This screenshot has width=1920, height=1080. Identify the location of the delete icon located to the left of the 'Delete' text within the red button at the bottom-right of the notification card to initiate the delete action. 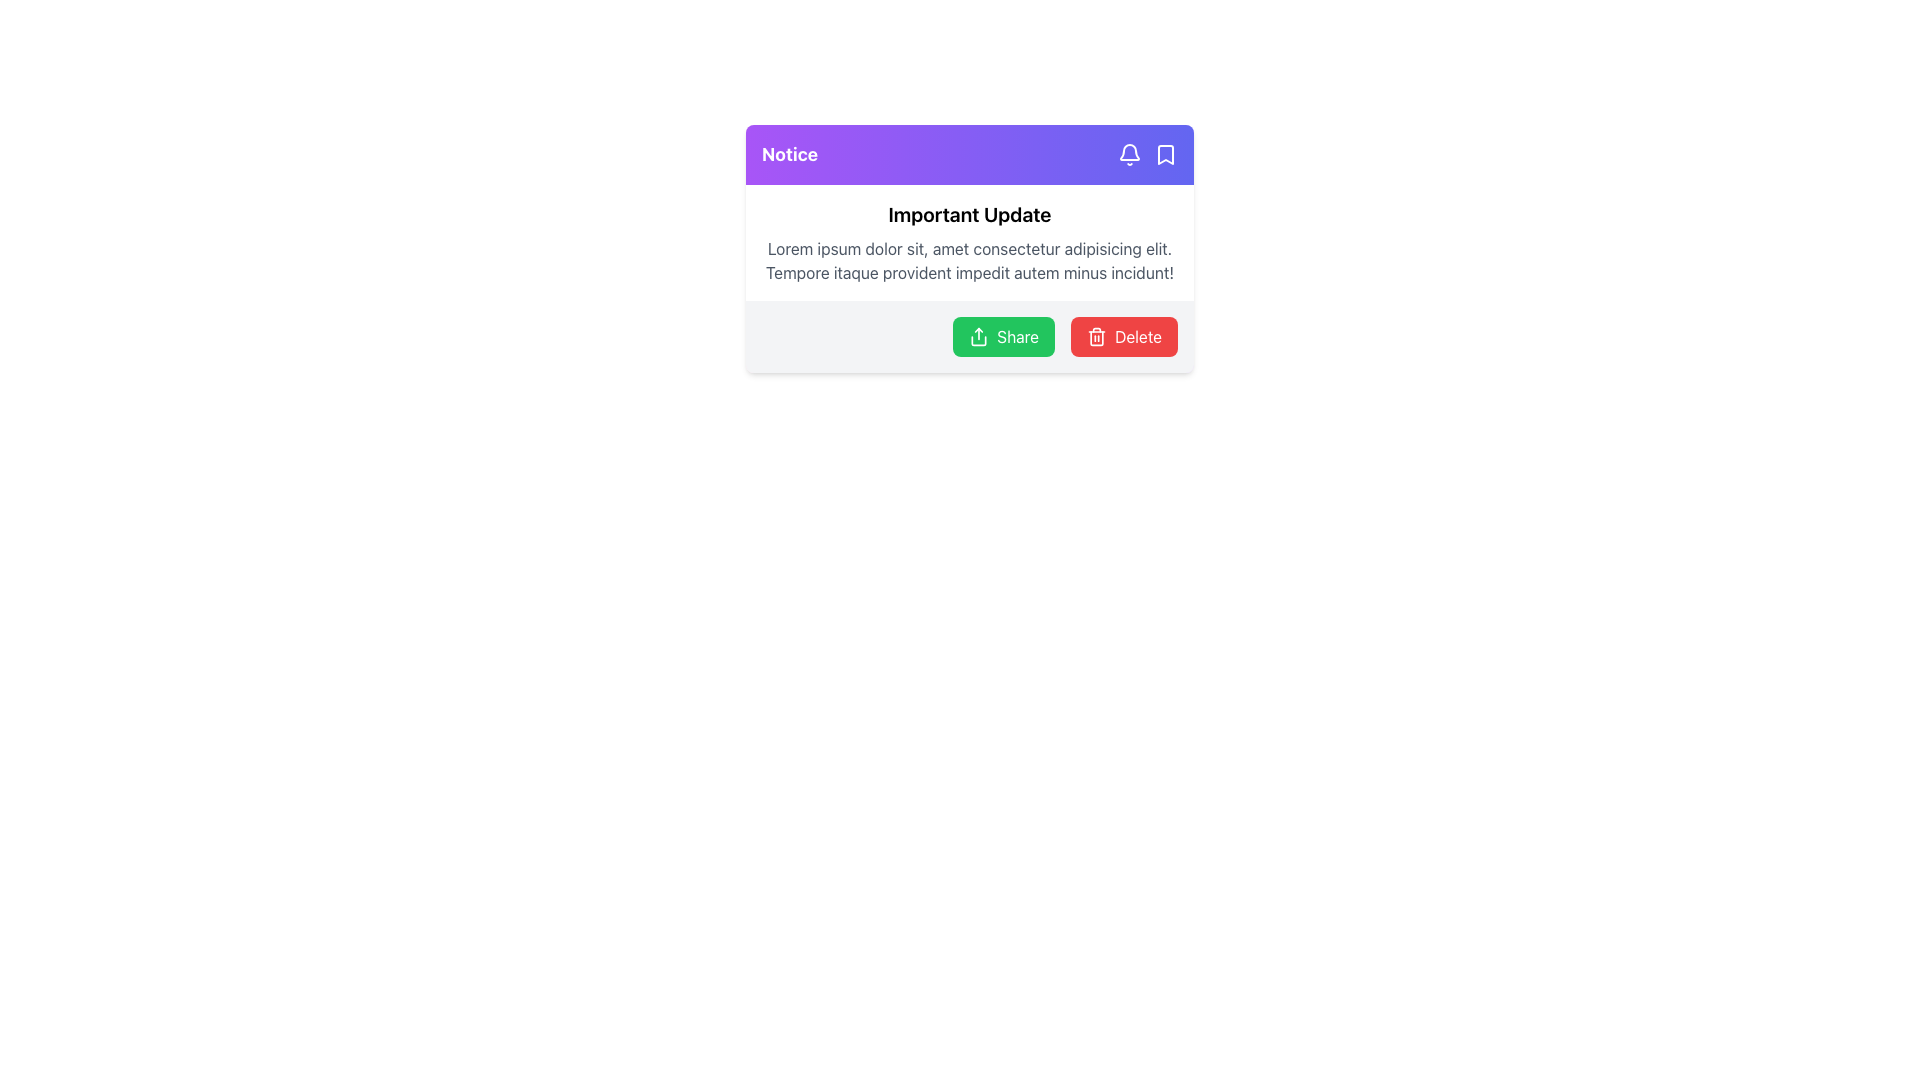
(1096, 335).